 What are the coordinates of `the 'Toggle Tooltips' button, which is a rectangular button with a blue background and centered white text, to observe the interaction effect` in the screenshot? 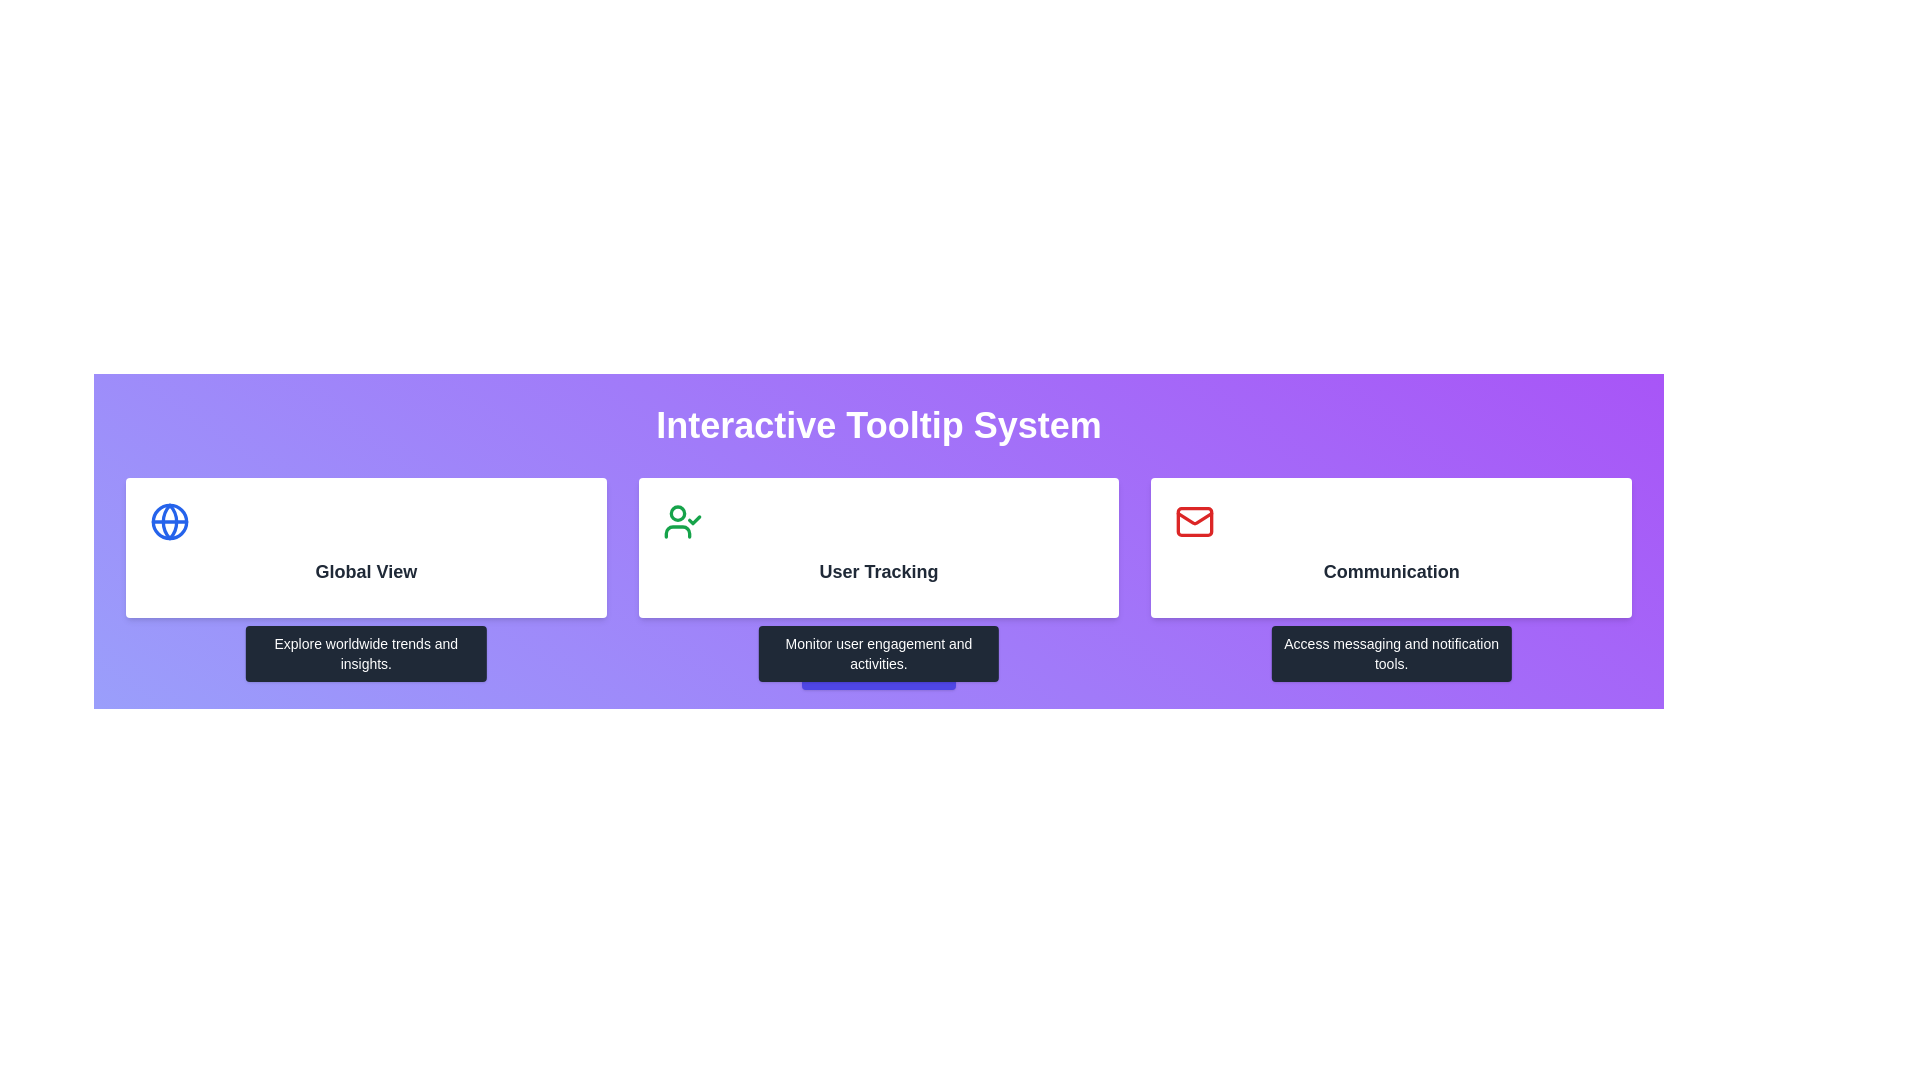 It's located at (878, 670).